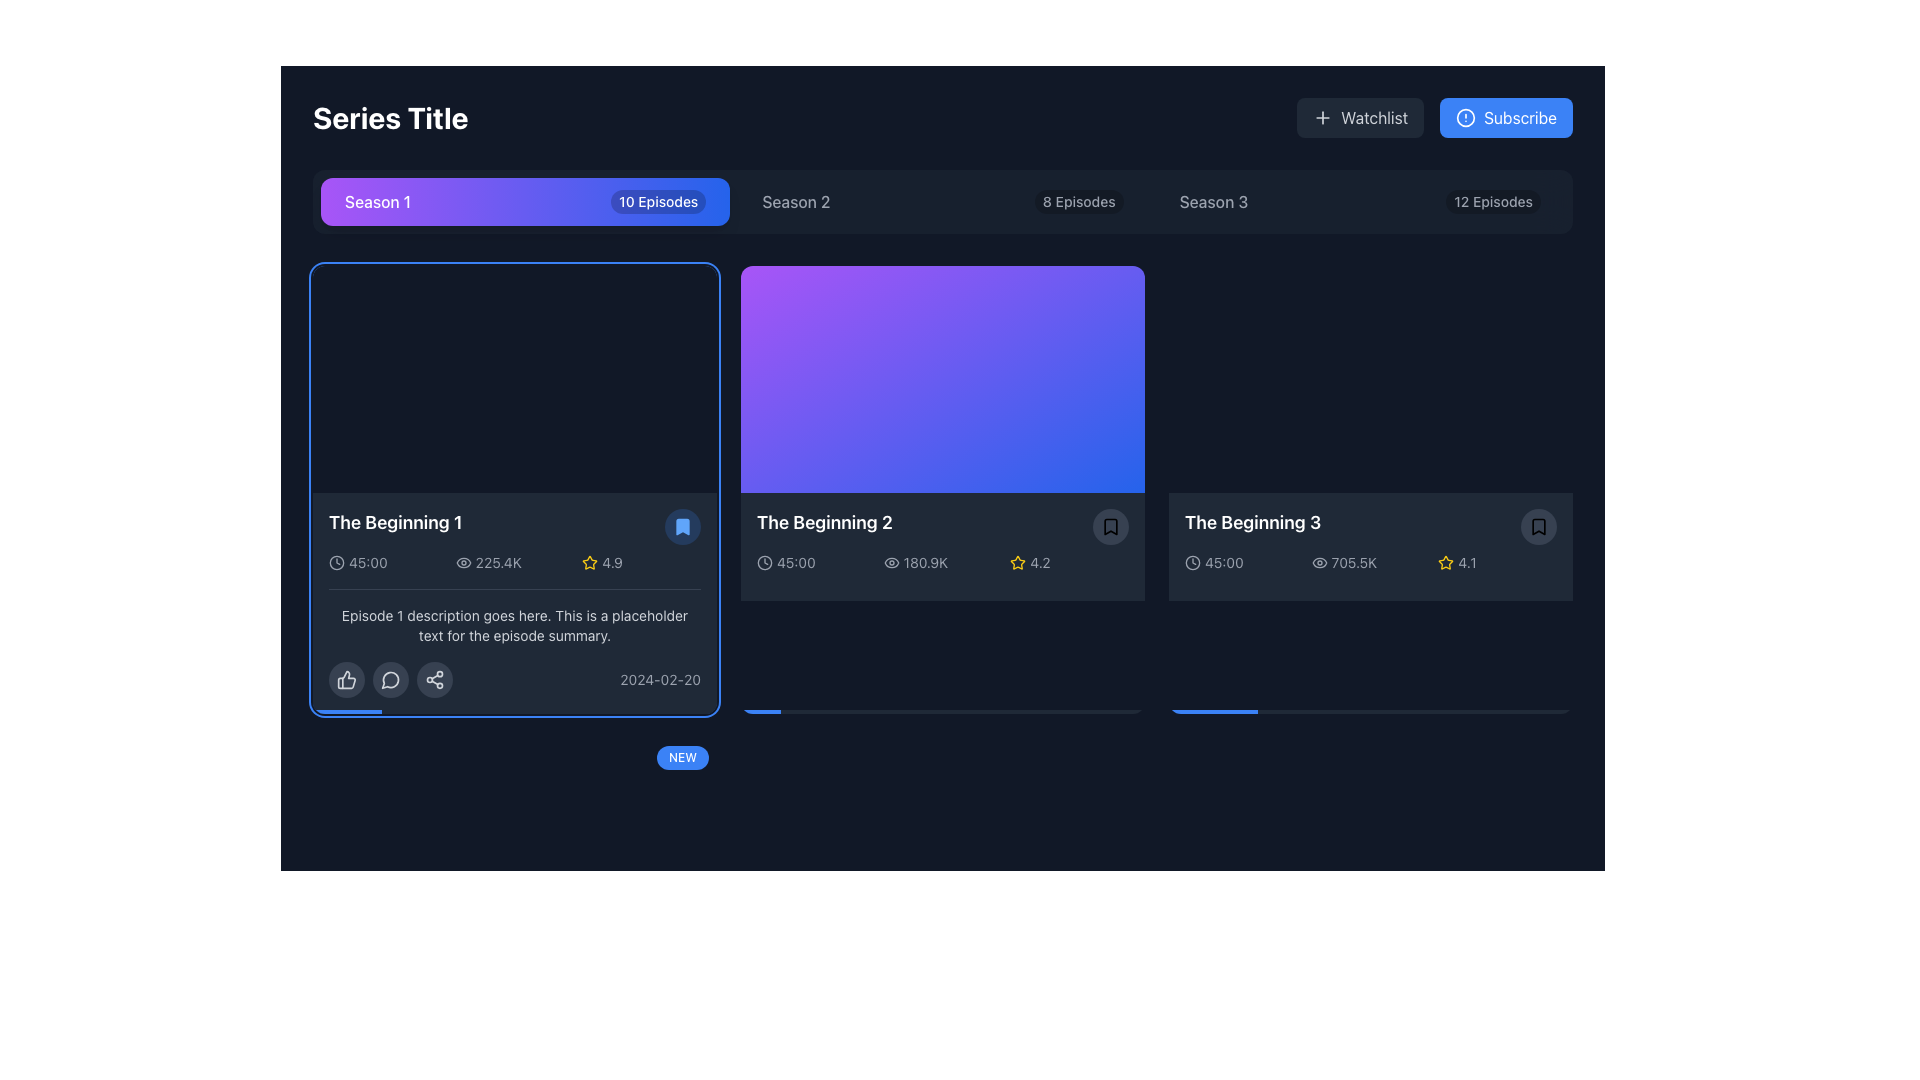 The height and width of the screenshot is (1080, 1920). What do you see at coordinates (660, 679) in the screenshot?
I see `the text label displaying the date in the bottom-right corner of the card for 'The Beginning 1'` at bounding box center [660, 679].